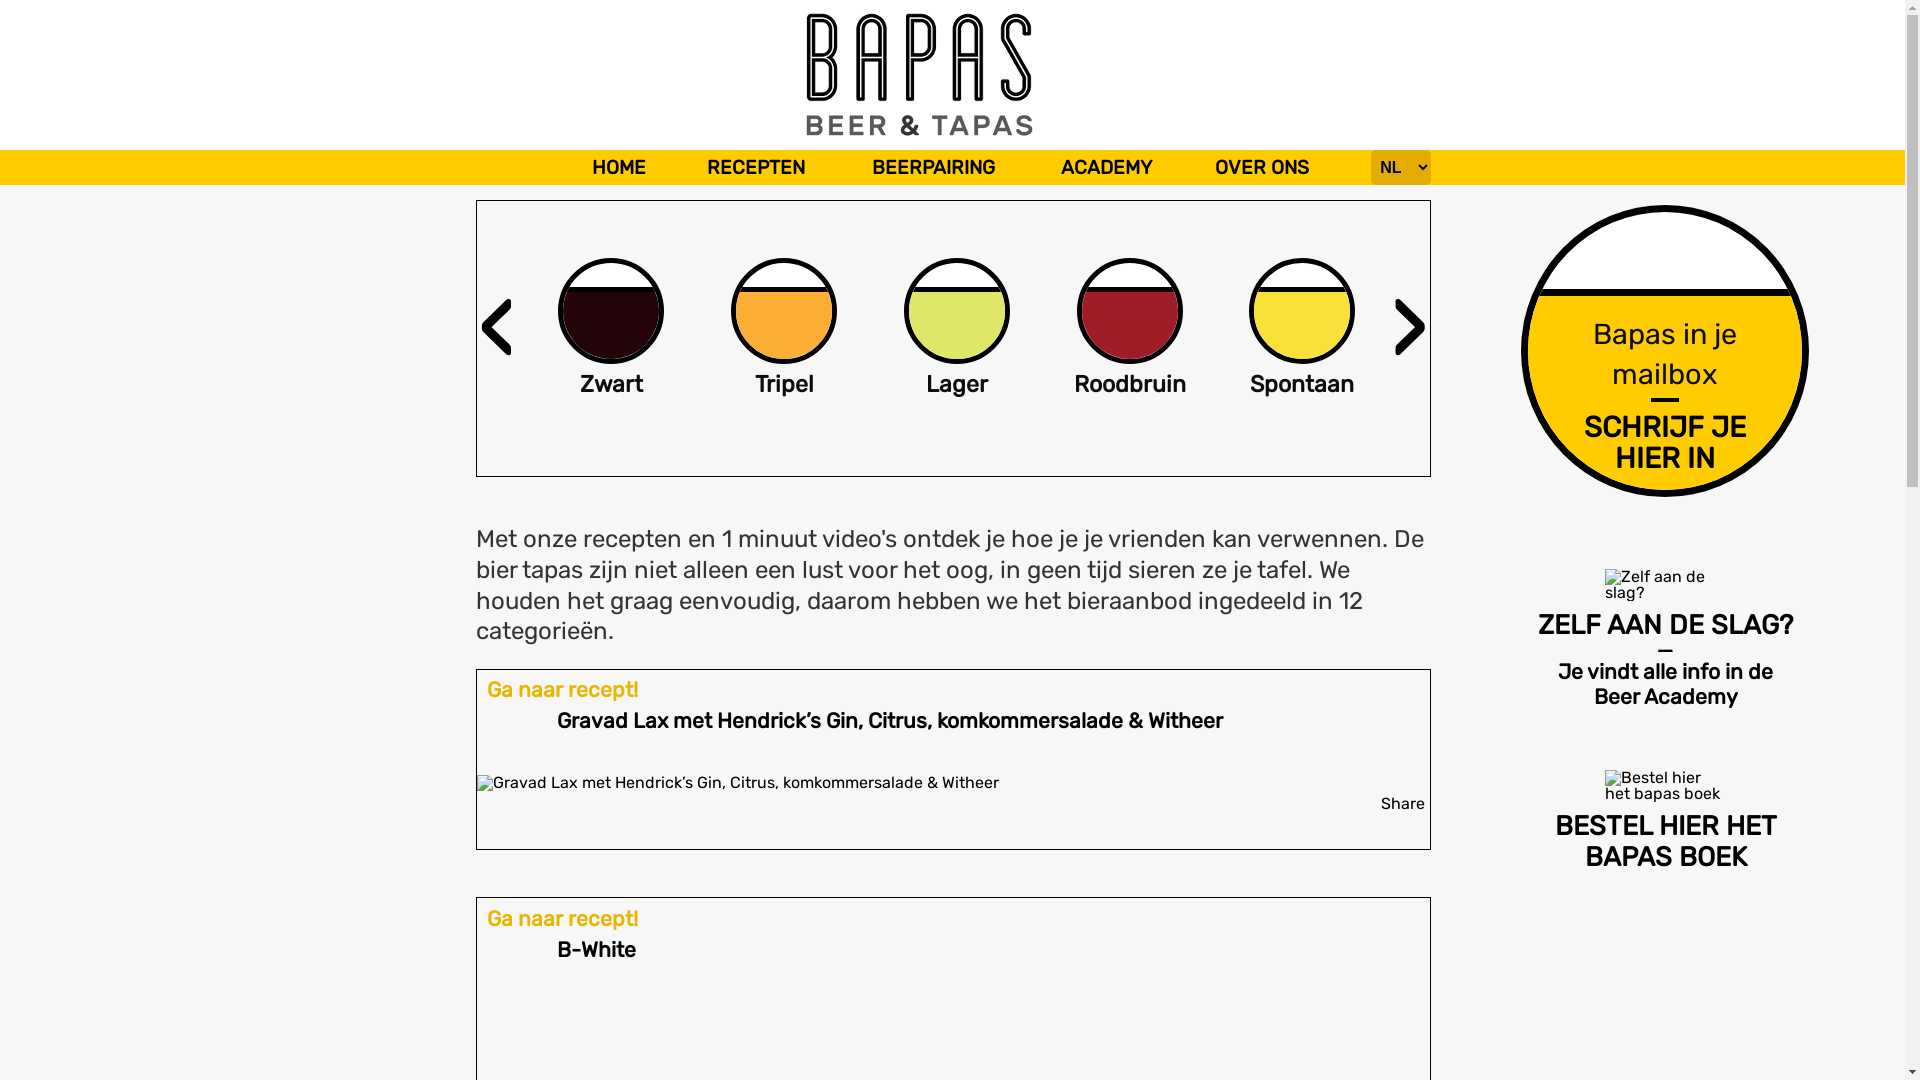 The image size is (1920, 1080). What do you see at coordinates (1665, 441) in the screenshot?
I see `'SCHRIJF JE HIER IN'` at bounding box center [1665, 441].